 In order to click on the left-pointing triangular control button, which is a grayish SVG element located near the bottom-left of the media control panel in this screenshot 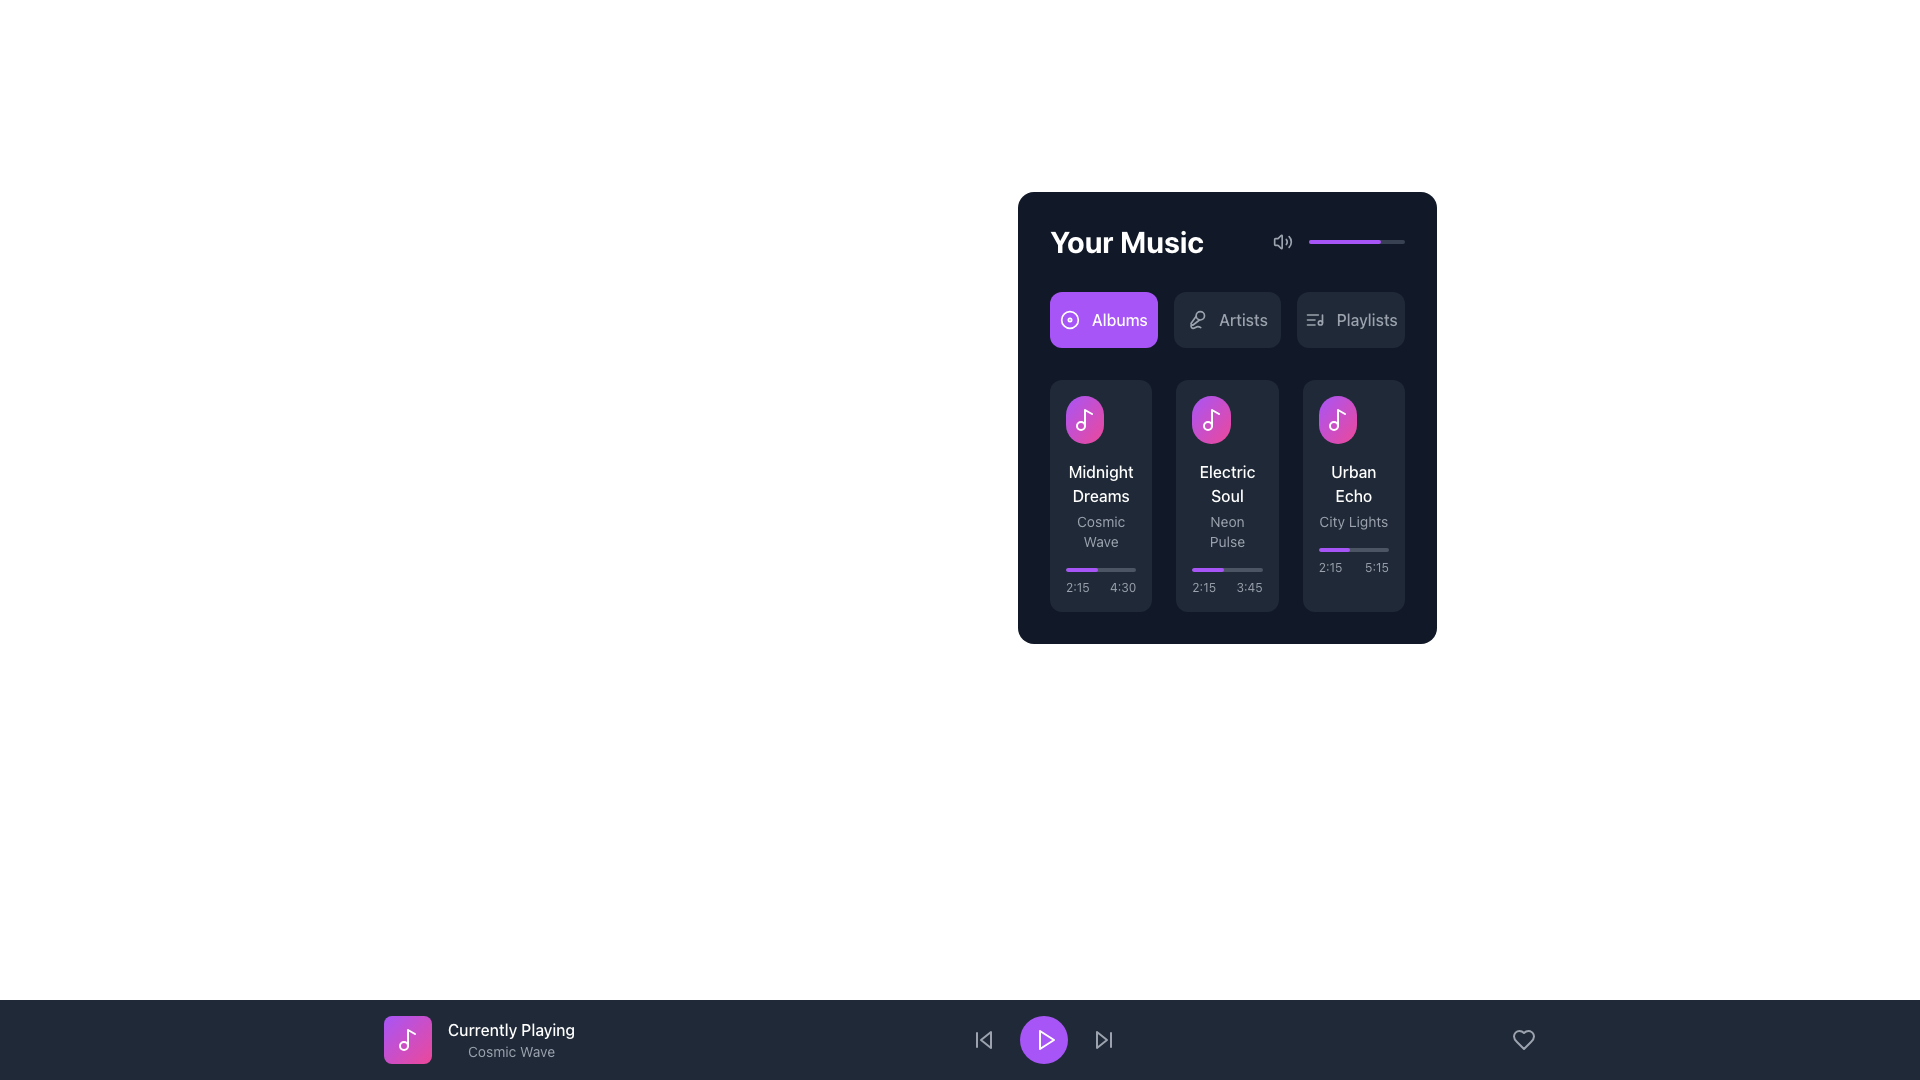, I will do `click(985, 1039)`.